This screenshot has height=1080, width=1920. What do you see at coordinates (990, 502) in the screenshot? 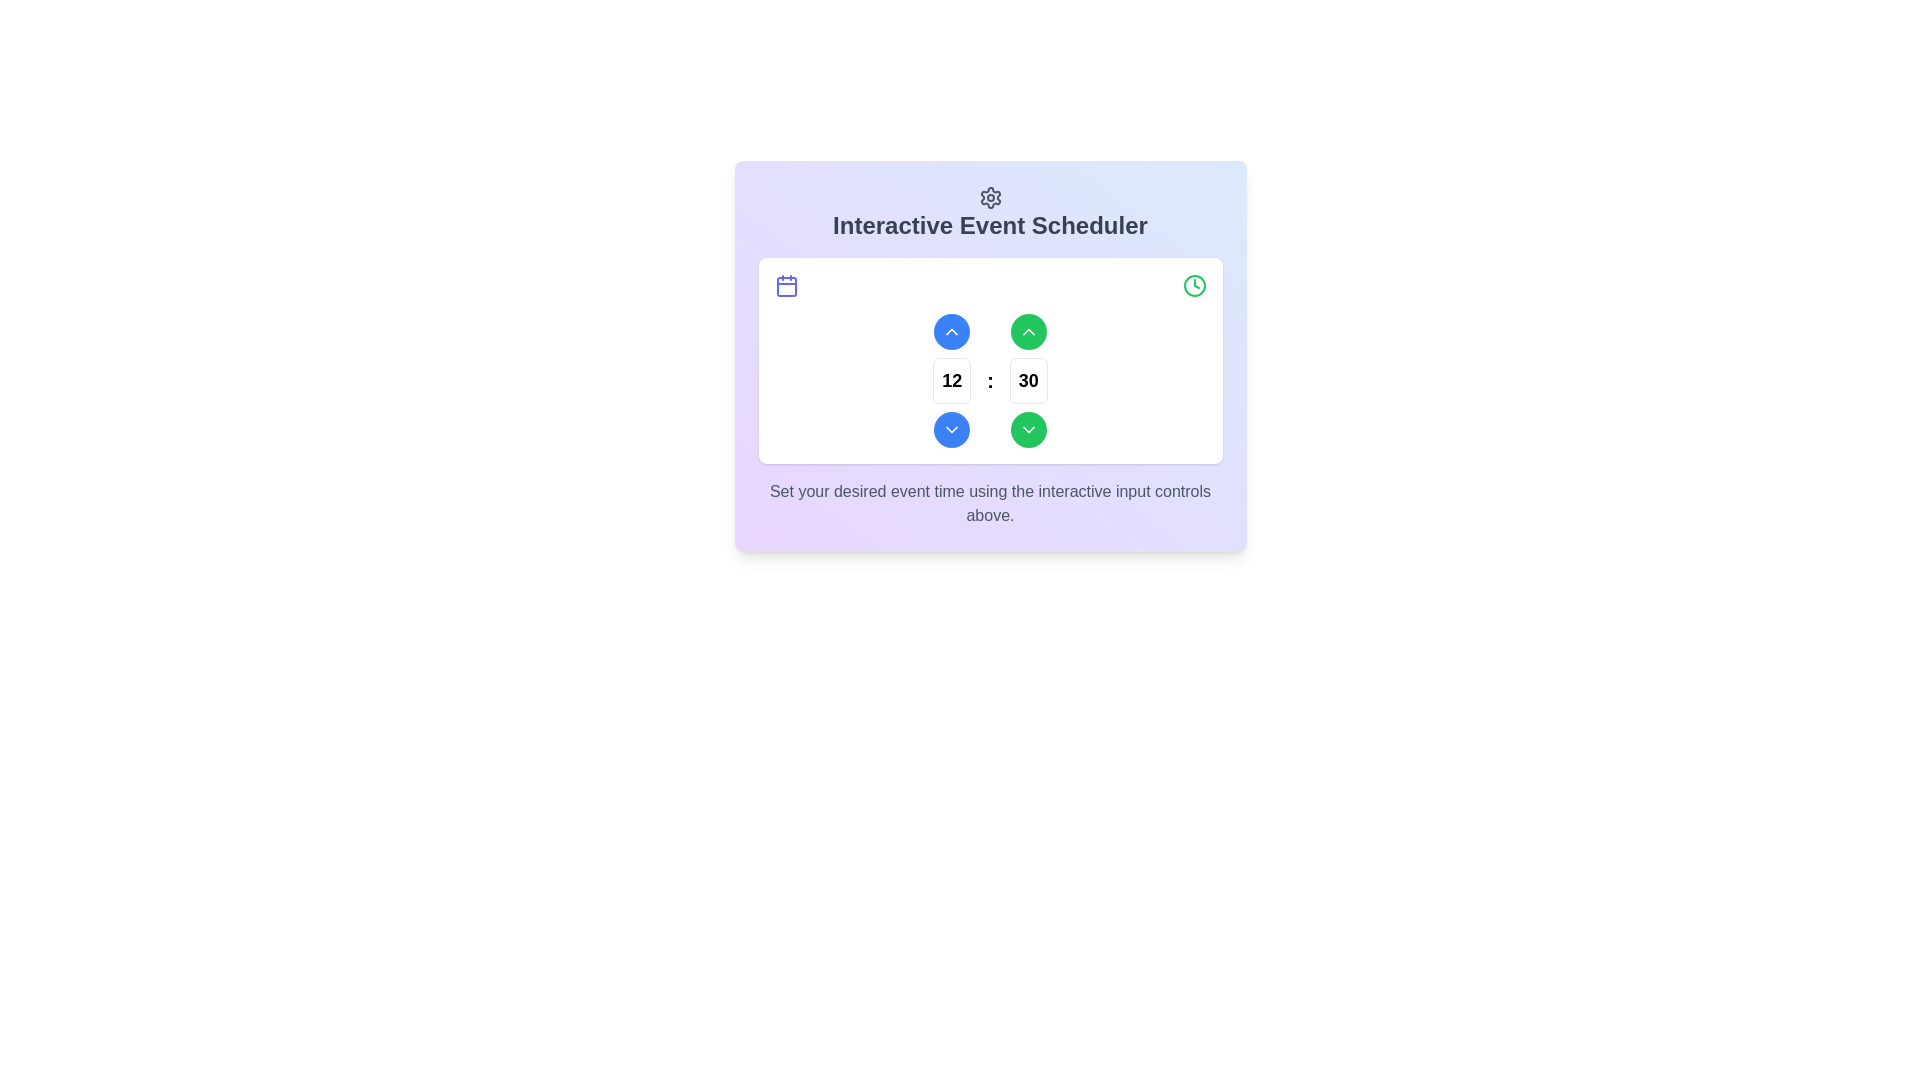
I see `instructional text element that provides guidance on setting the desired event time, which is styled with a gray font on a light gradient background and located below the time input interface` at bounding box center [990, 502].